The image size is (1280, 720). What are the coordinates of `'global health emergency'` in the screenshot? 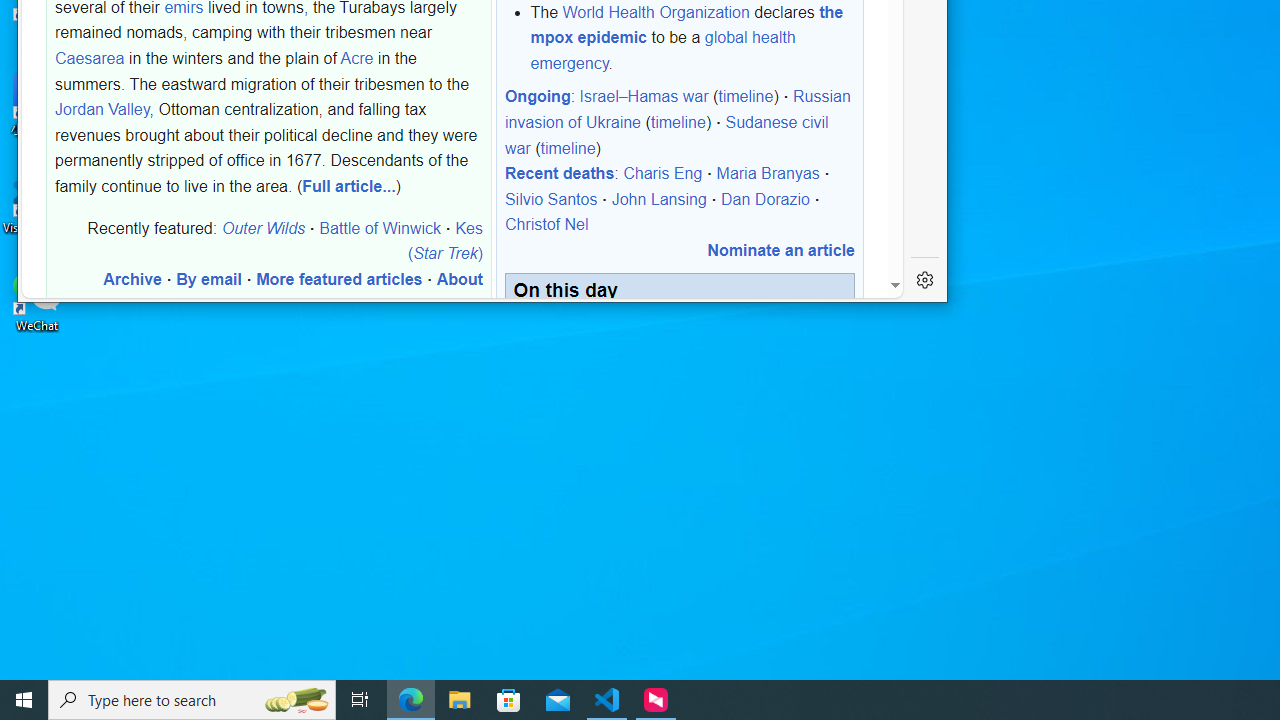 It's located at (663, 49).